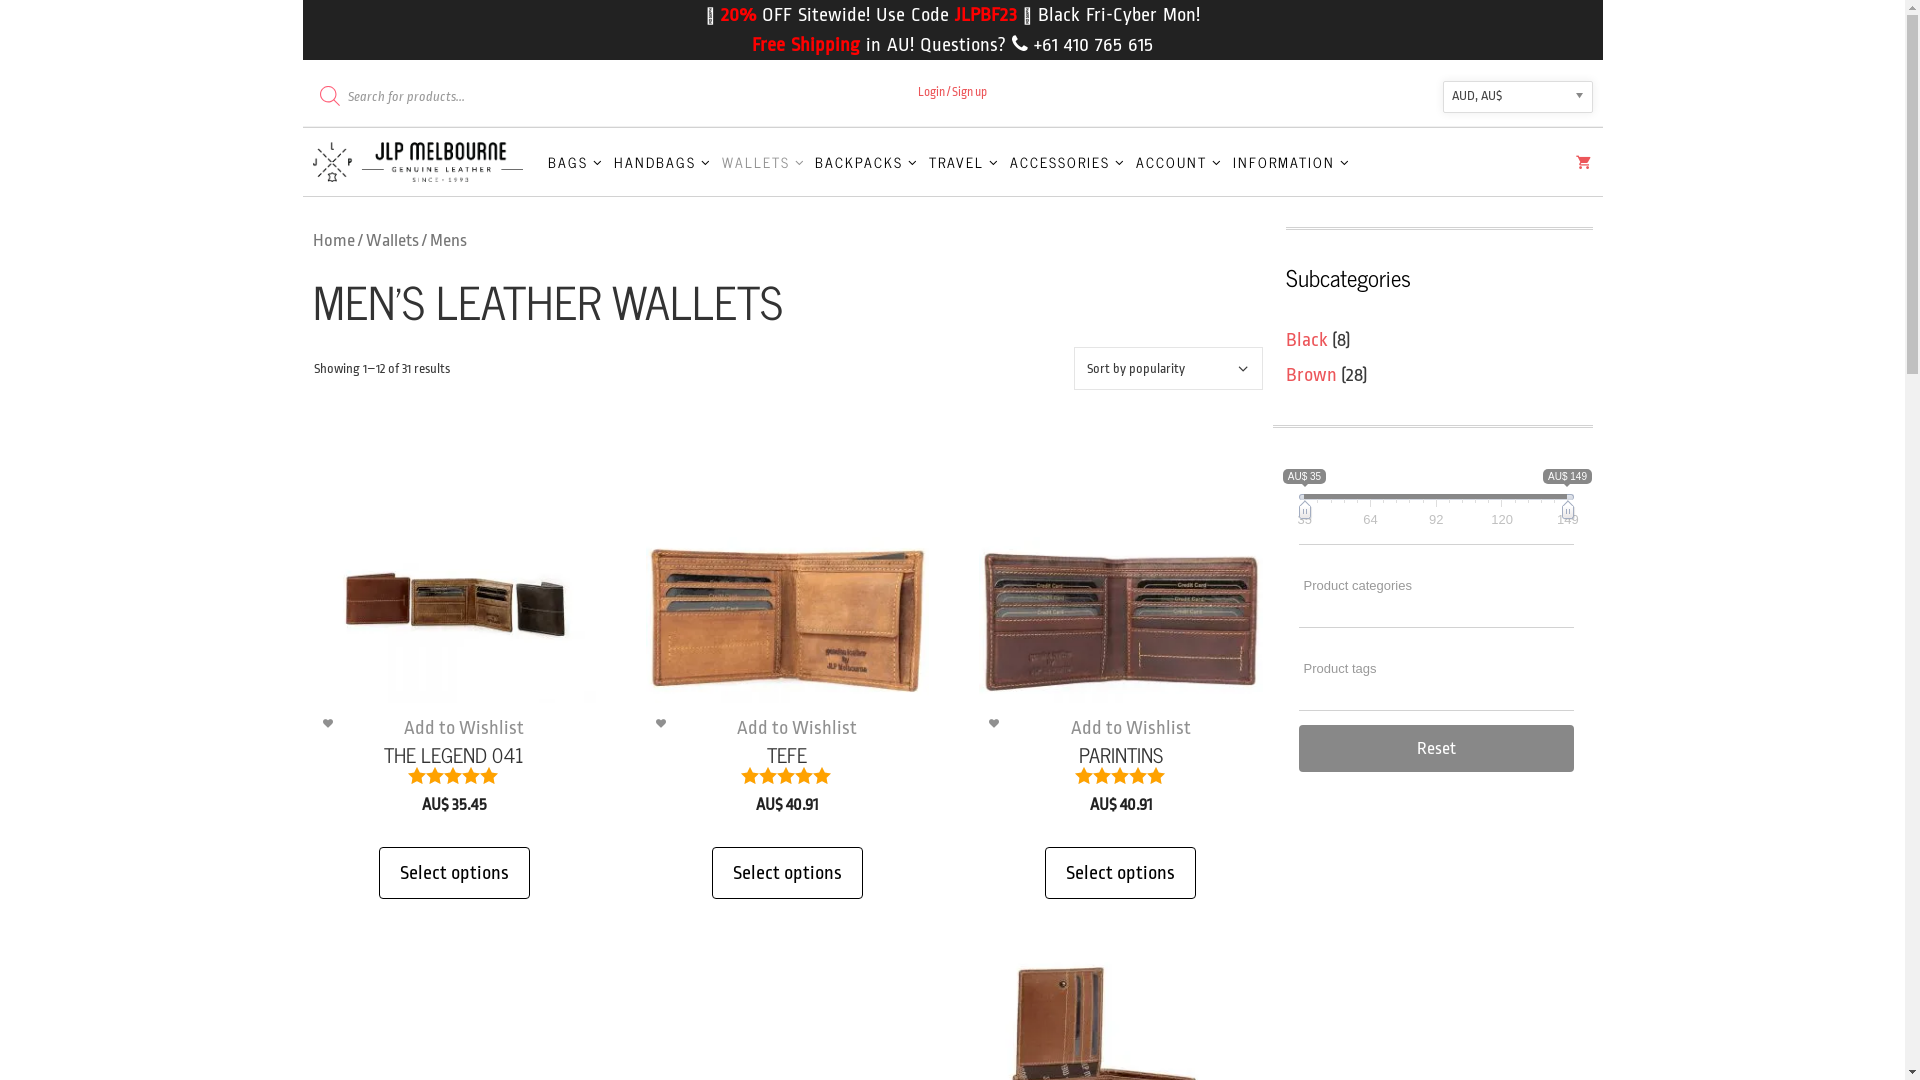 This screenshot has height=1080, width=1920. Describe the element at coordinates (1306, 338) in the screenshot. I see `'Black'` at that location.